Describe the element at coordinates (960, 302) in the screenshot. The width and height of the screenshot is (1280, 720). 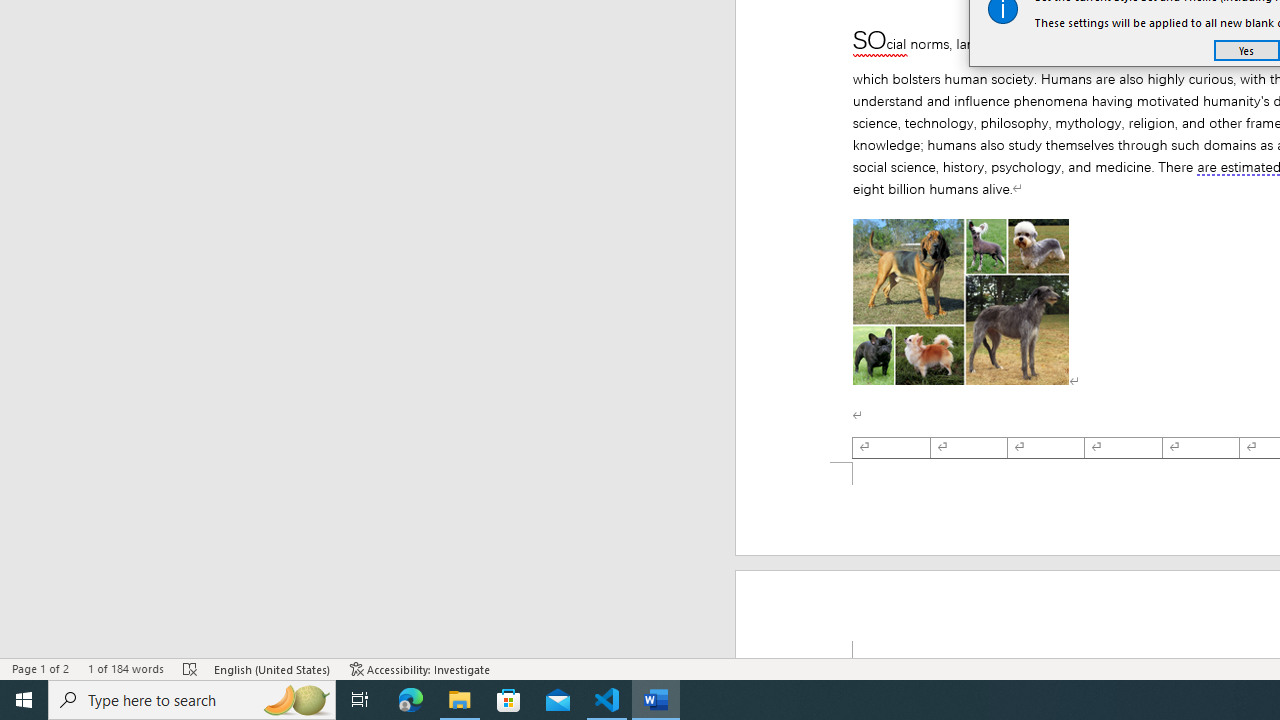
I see `'Morphological variation in six dogs'` at that location.